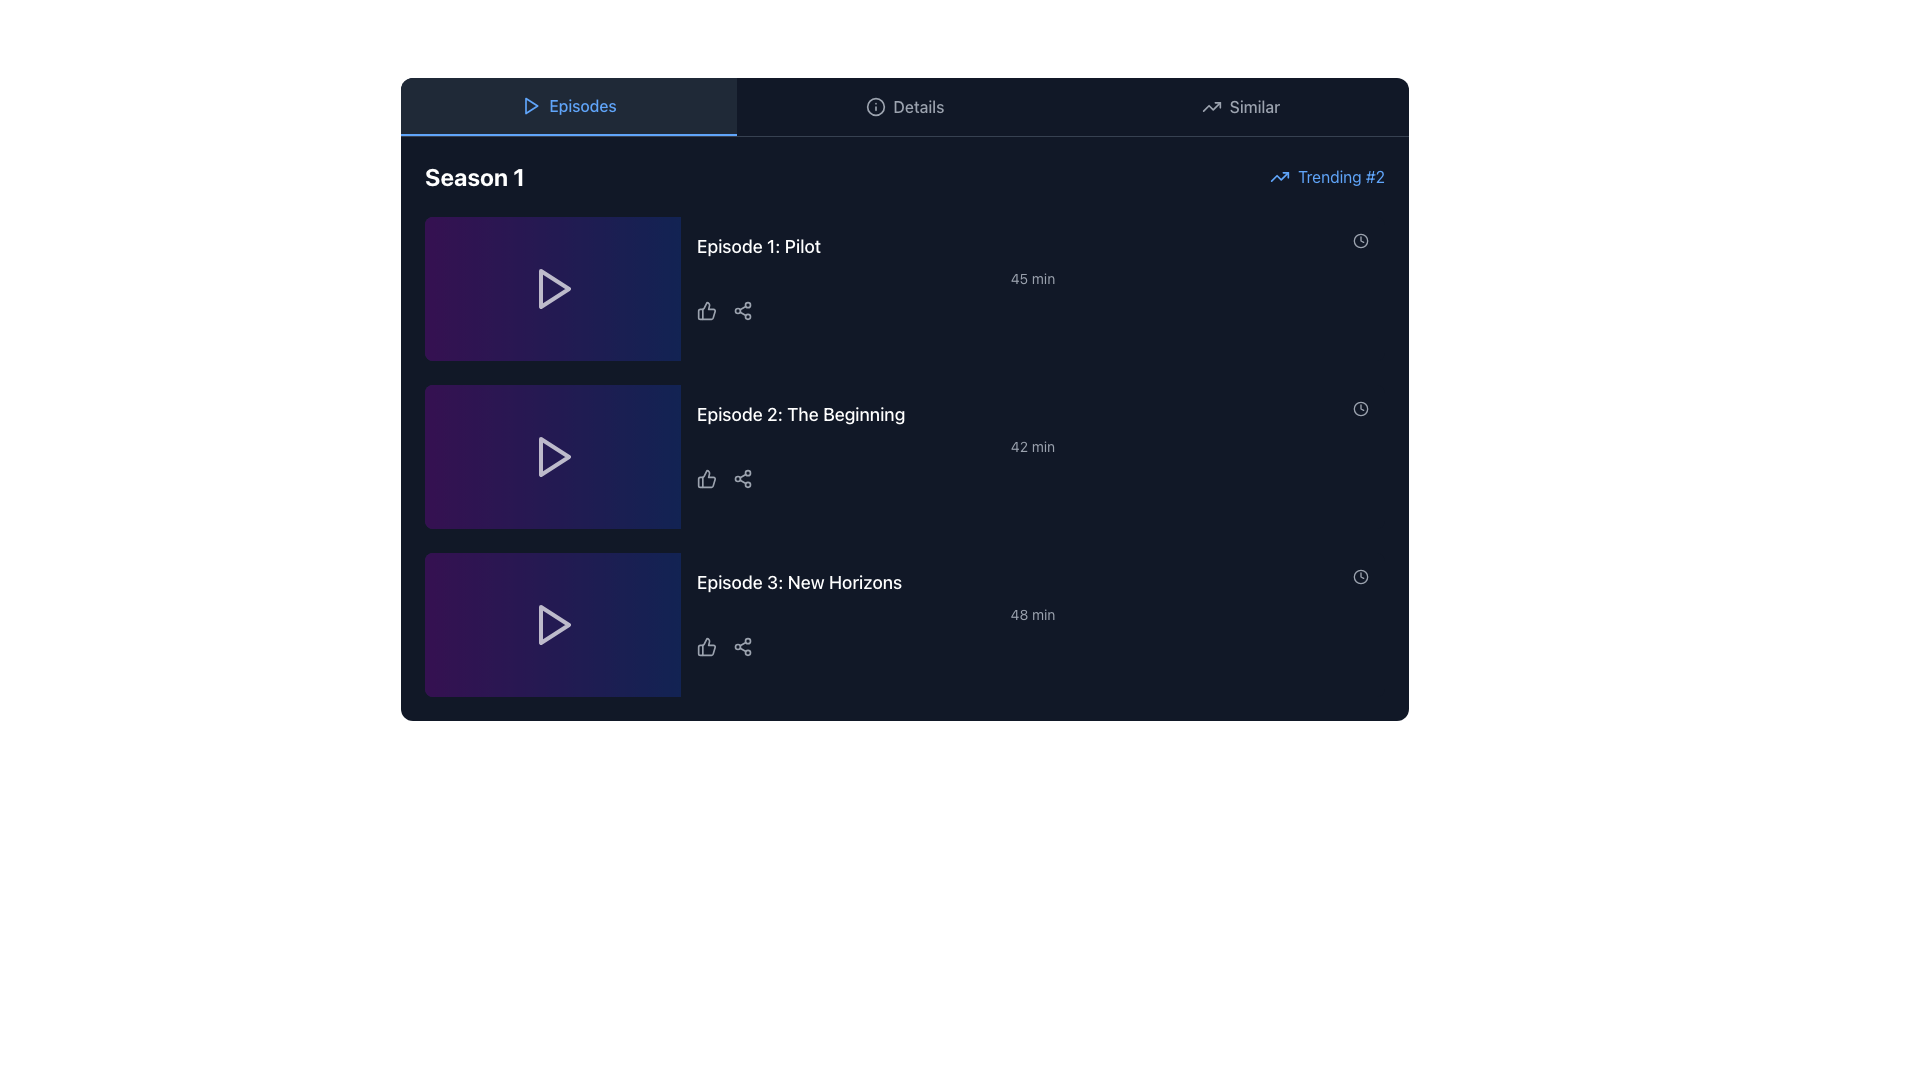  What do you see at coordinates (552, 289) in the screenshot?
I see `the 'Episode 1: Pilot' play button, which is a rectangular button with a gradient background and a triangular play icon at its center` at bounding box center [552, 289].